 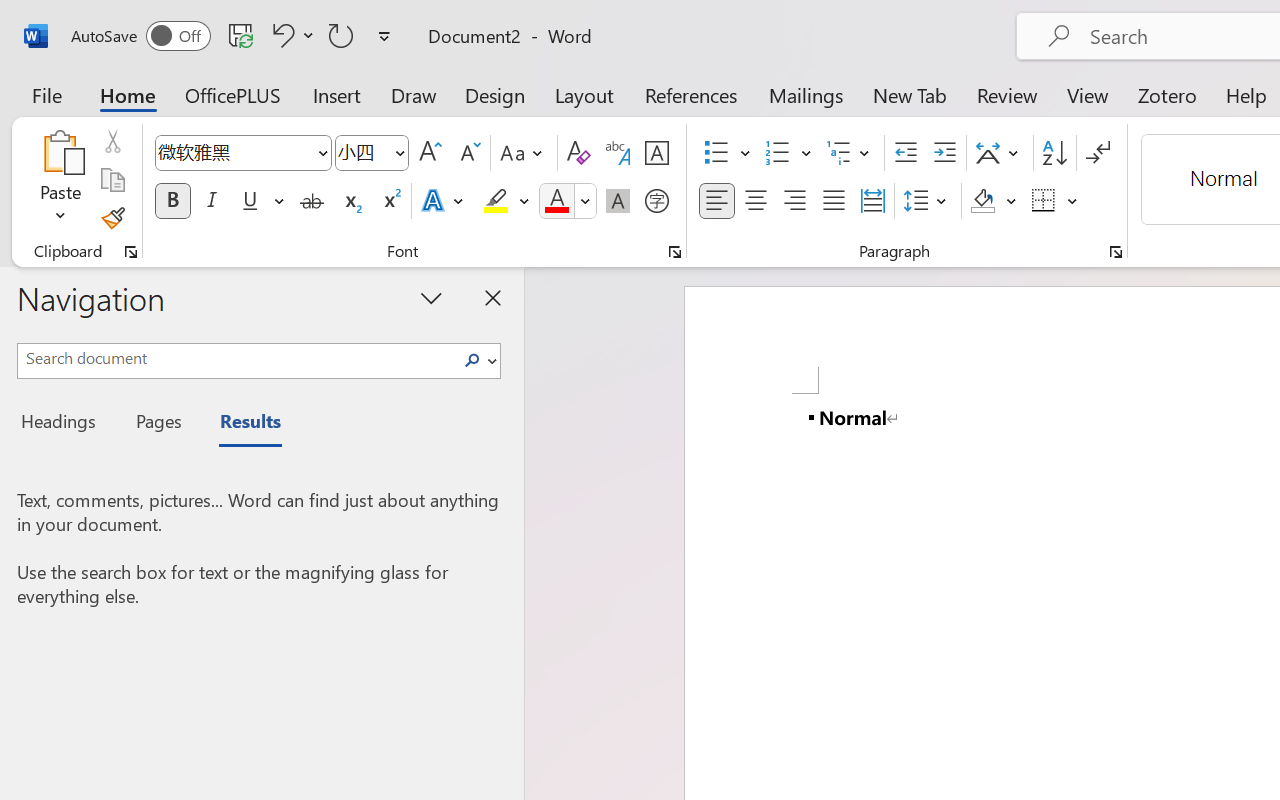 I want to click on 'Font Size', so click(x=372, y=153).